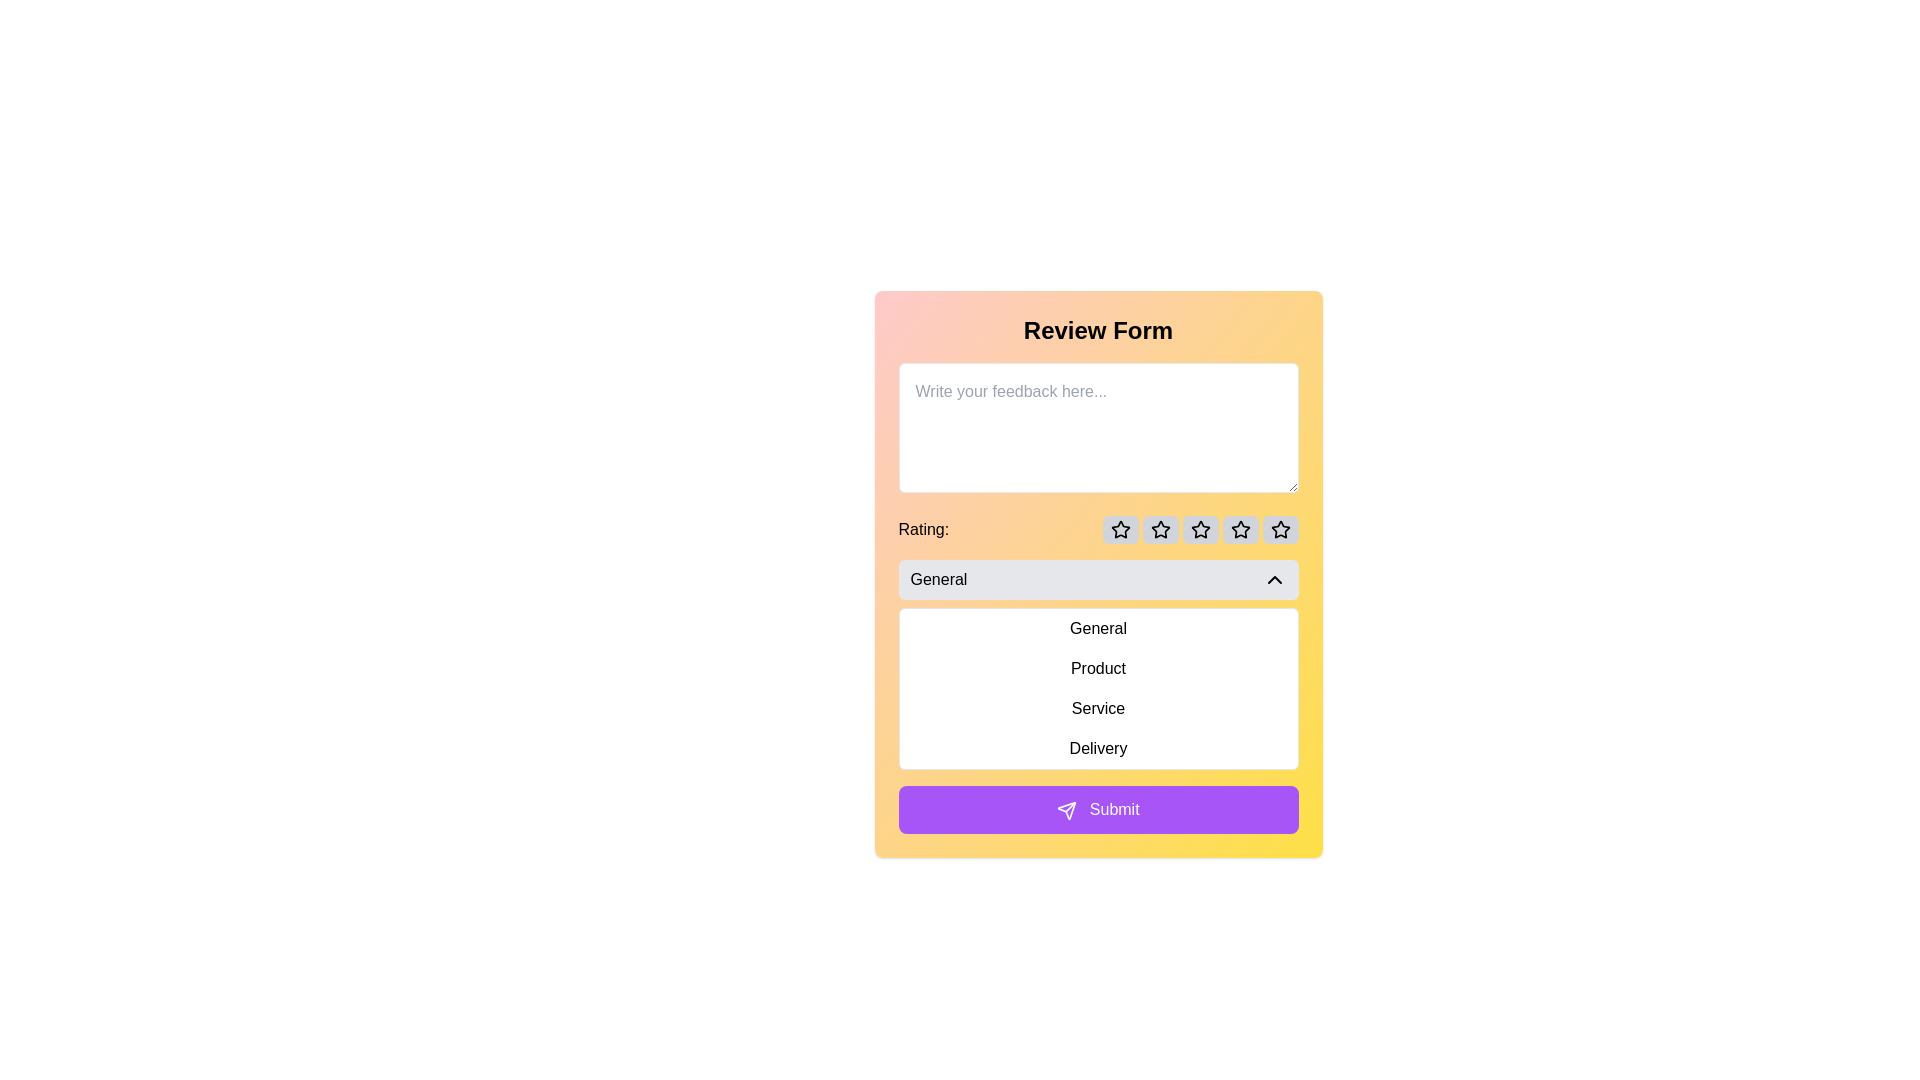  What do you see at coordinates (1097, 810) in the screenshot?
I see `the submission button located at the bottom section of the review form` at bounding box center [1097, 810].